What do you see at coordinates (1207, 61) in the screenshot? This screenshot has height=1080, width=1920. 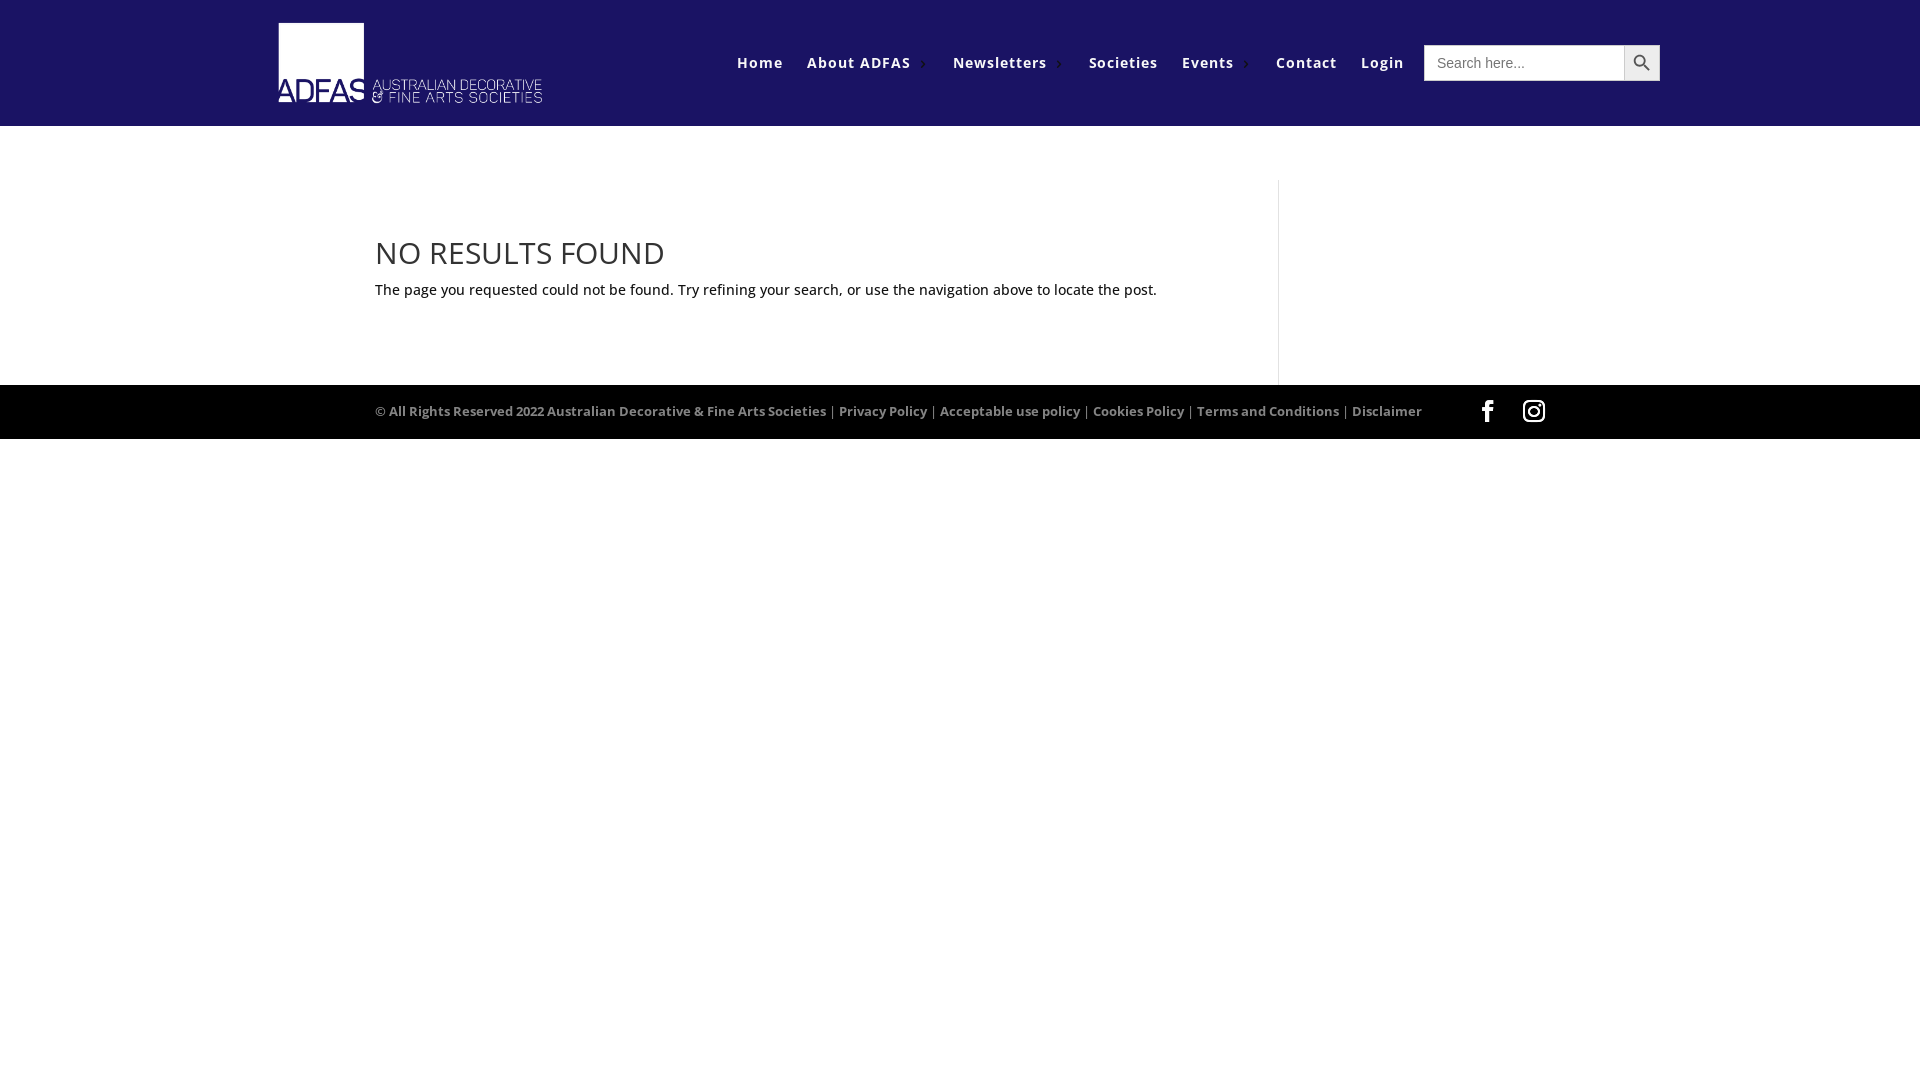 I see `'Events'` at bounding box center [1207, 61].